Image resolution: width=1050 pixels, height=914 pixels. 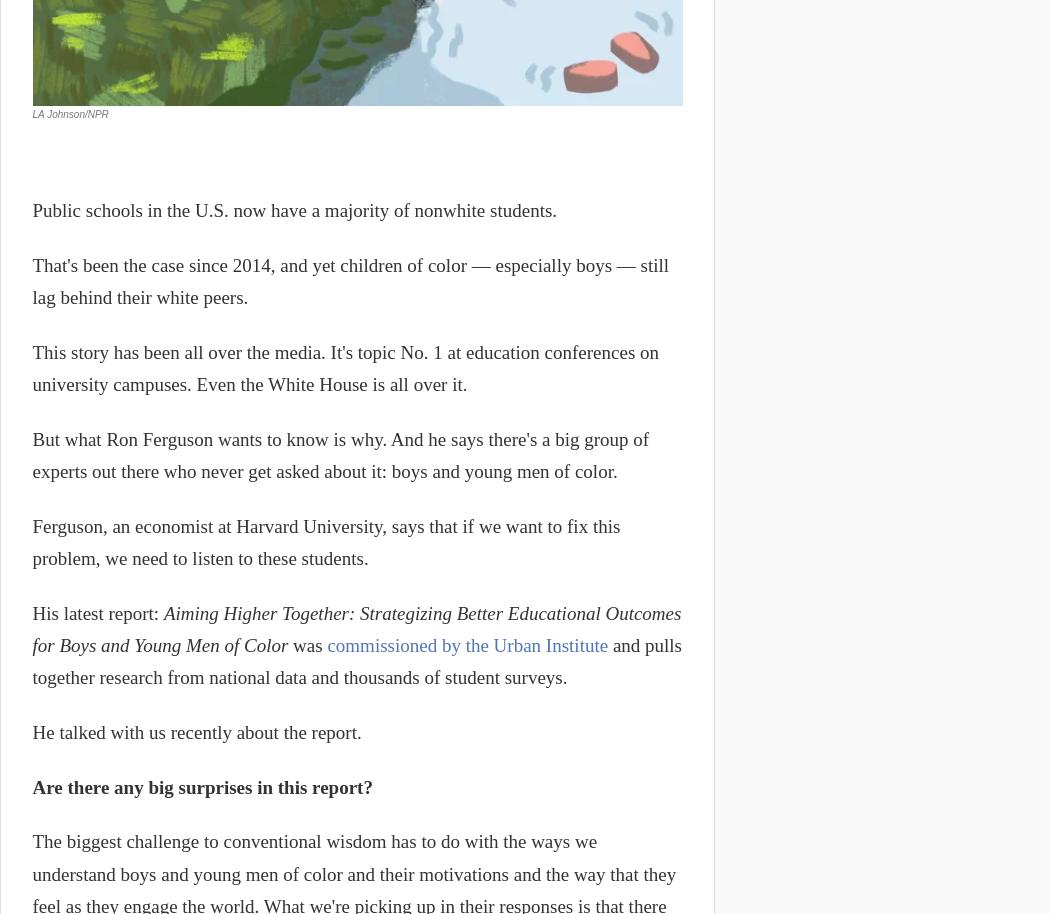 I want to click on 'Ferguson, an economist at Harvard University, says that if we want to fix this problem, we need to listen to these students.', so click(x=326, y=541).